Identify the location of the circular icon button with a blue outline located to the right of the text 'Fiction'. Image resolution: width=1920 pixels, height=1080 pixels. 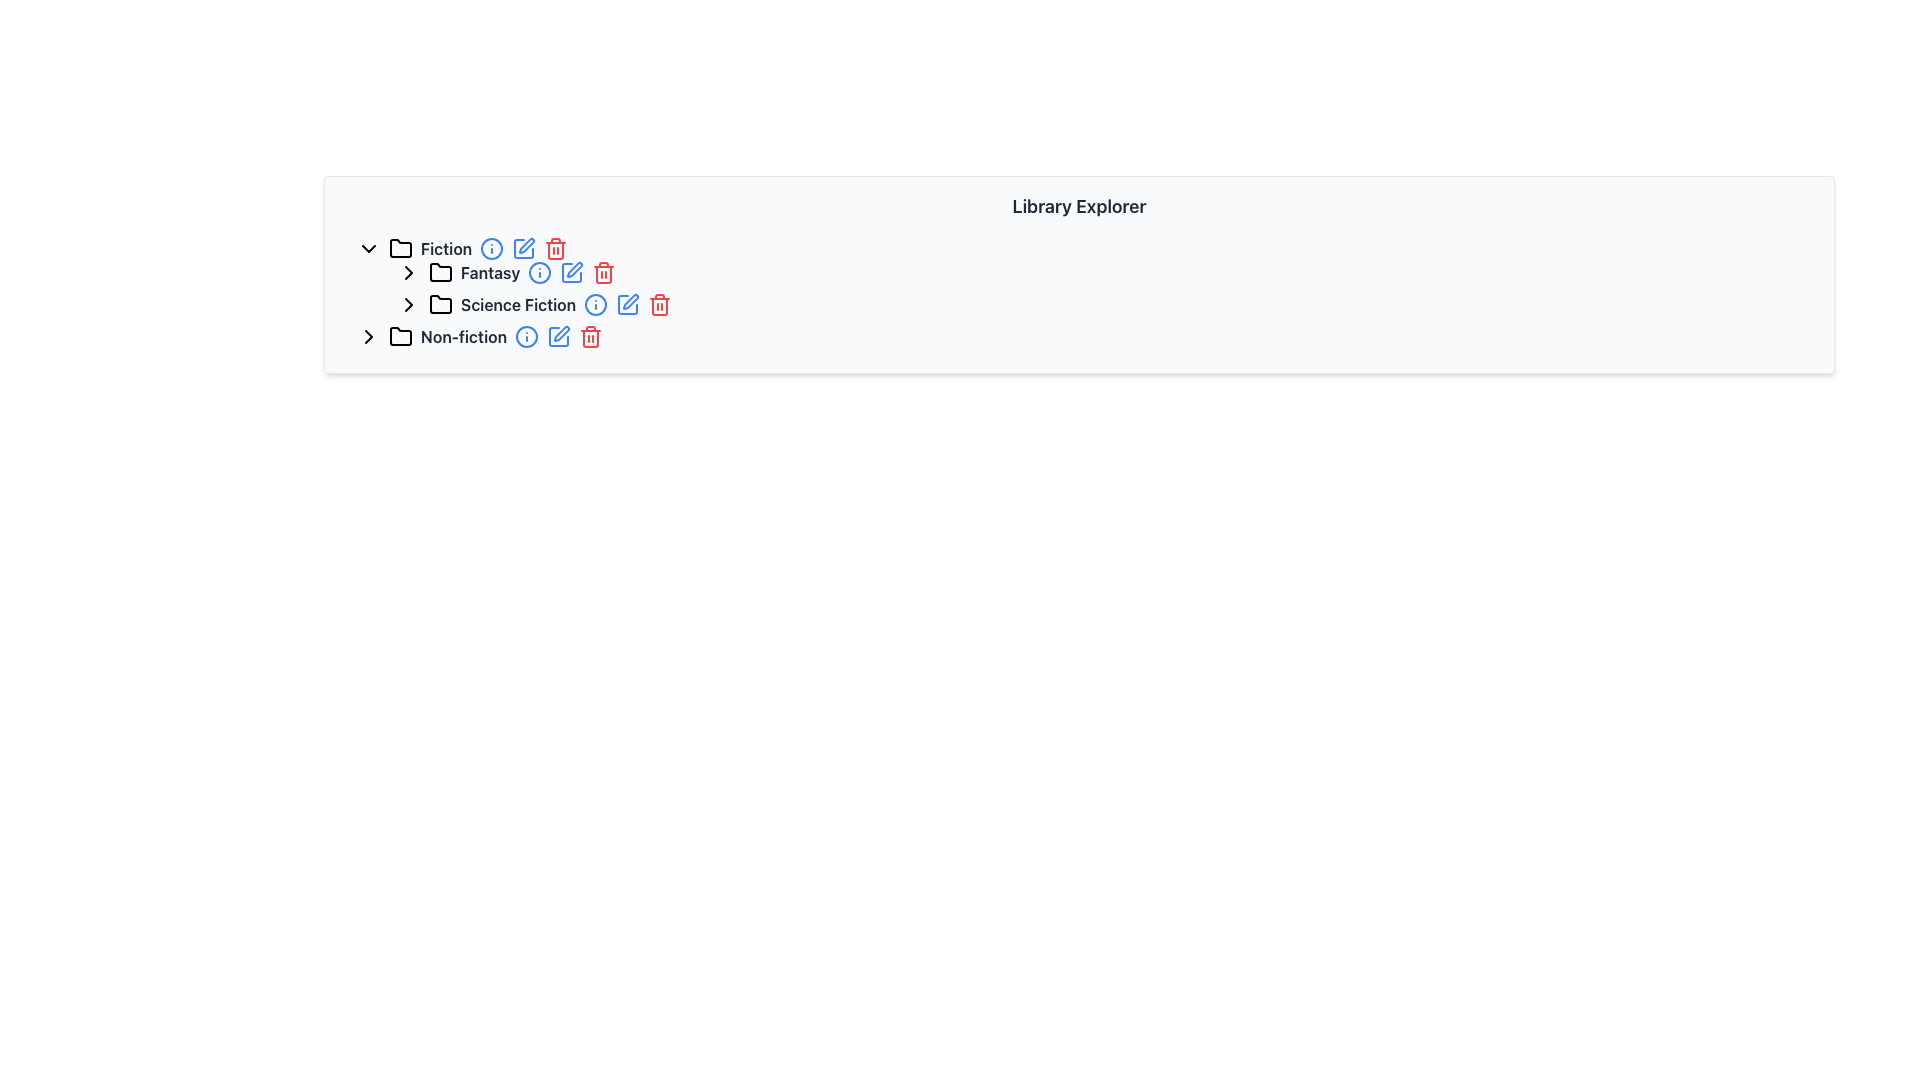
(492, 248).